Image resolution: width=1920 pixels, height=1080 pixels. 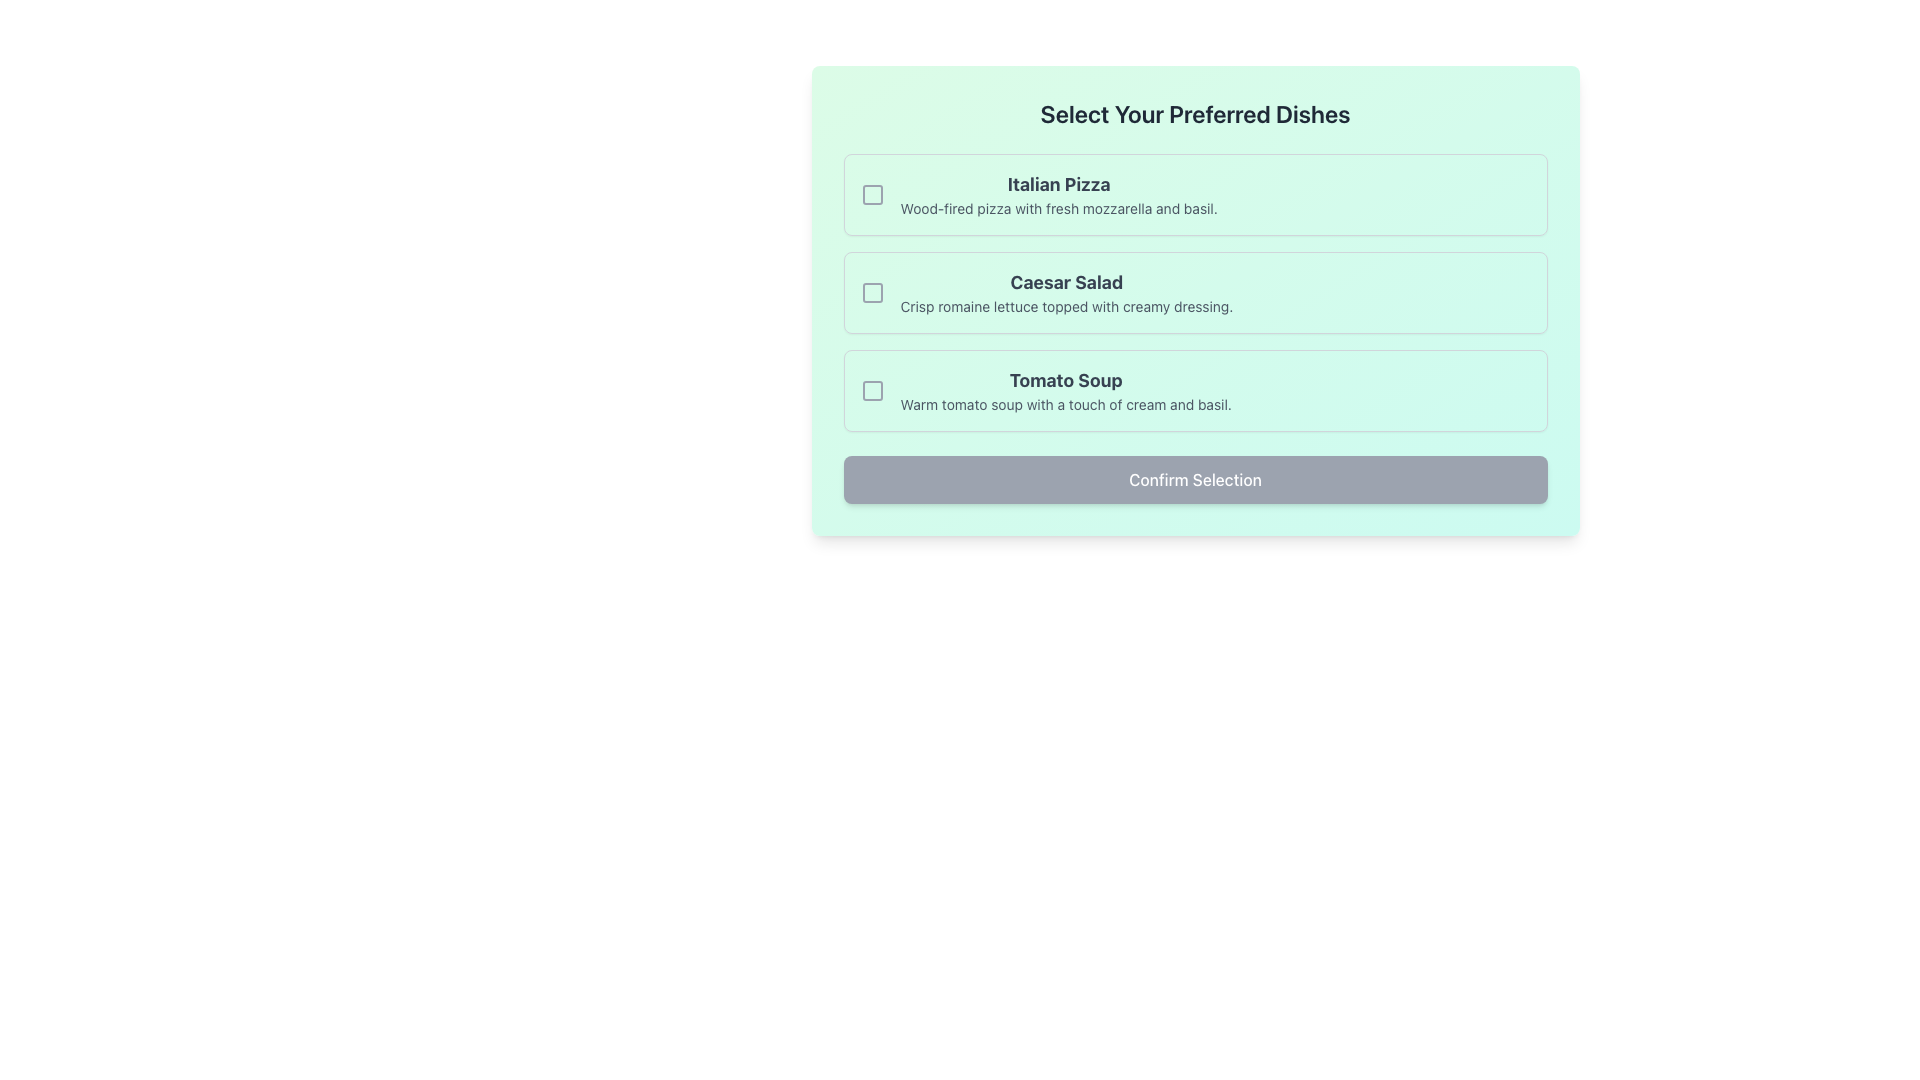 I want to click on the circular checkbox associated with the 'Tomato Soup' option in the selection interface, so click(x=872, y=390).